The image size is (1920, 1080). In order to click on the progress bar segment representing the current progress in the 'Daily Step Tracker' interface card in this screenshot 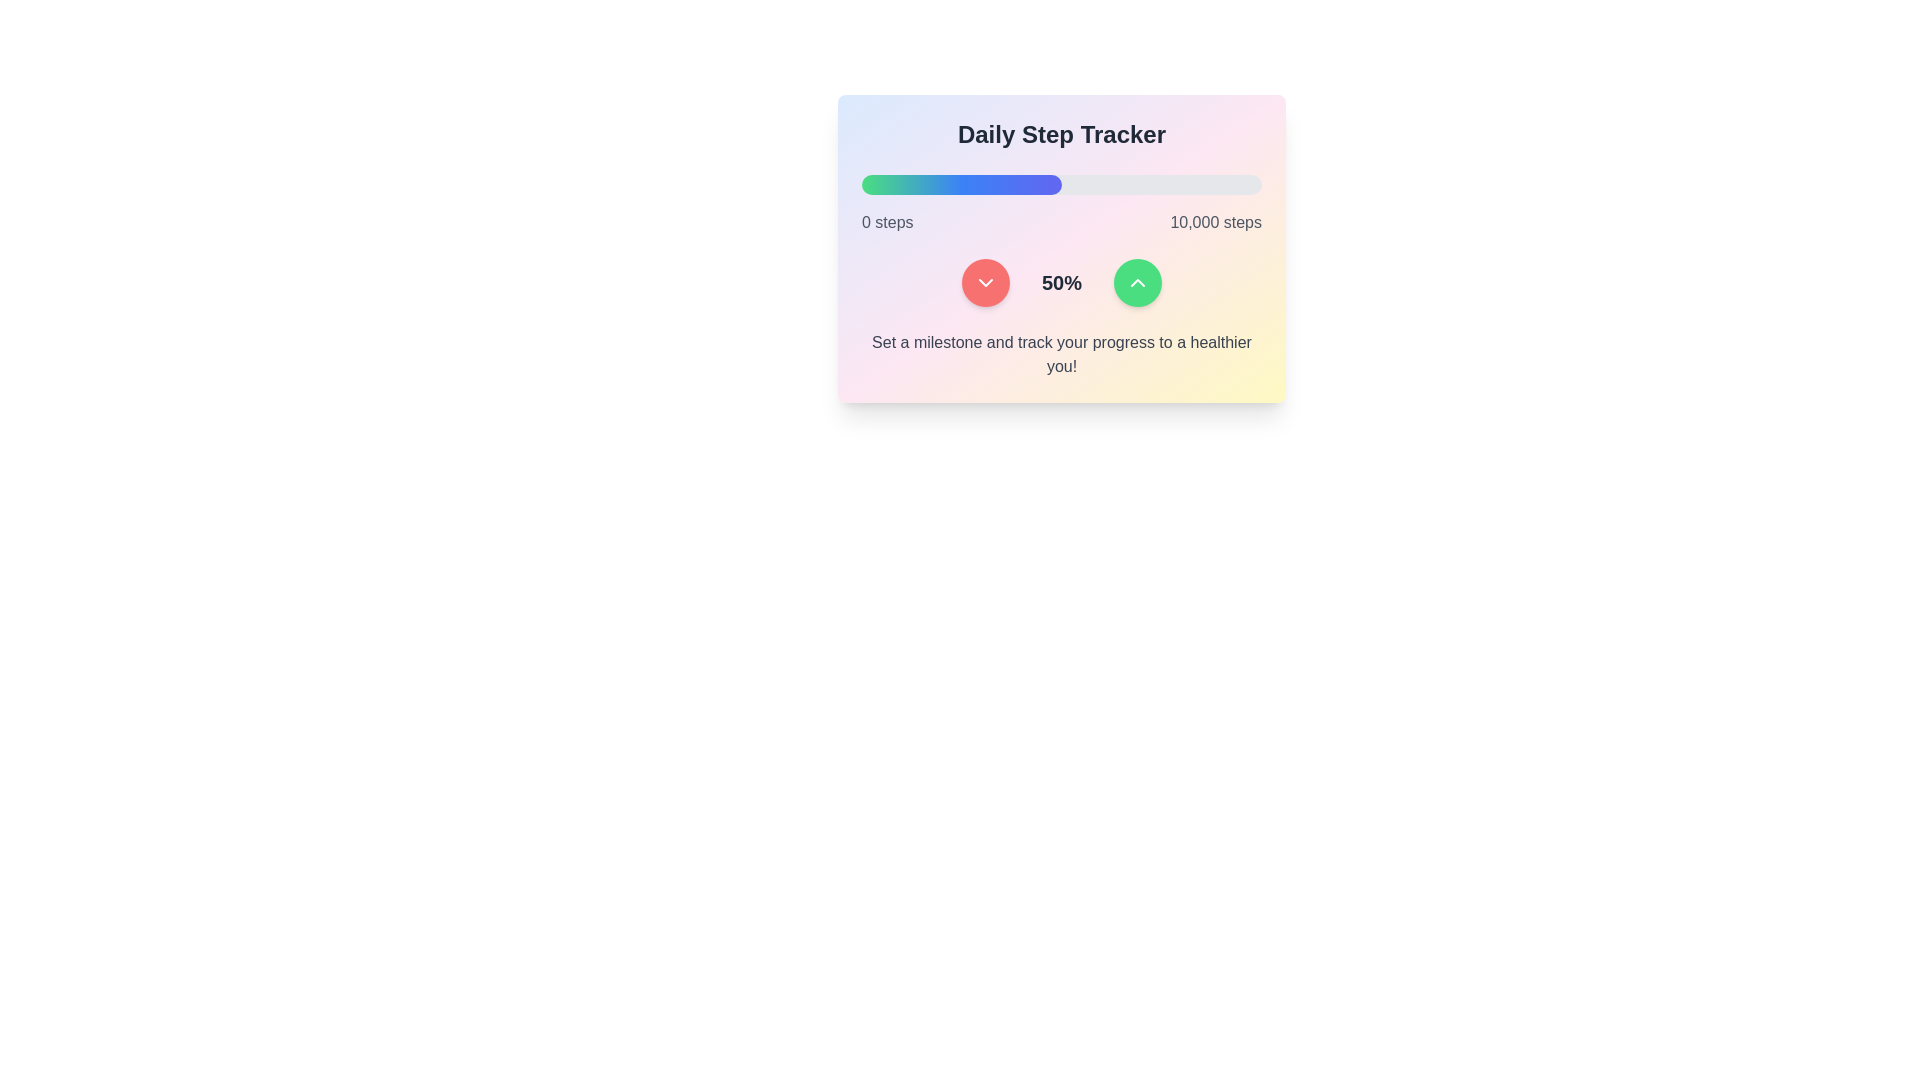, I will do `click(961, 185)`.